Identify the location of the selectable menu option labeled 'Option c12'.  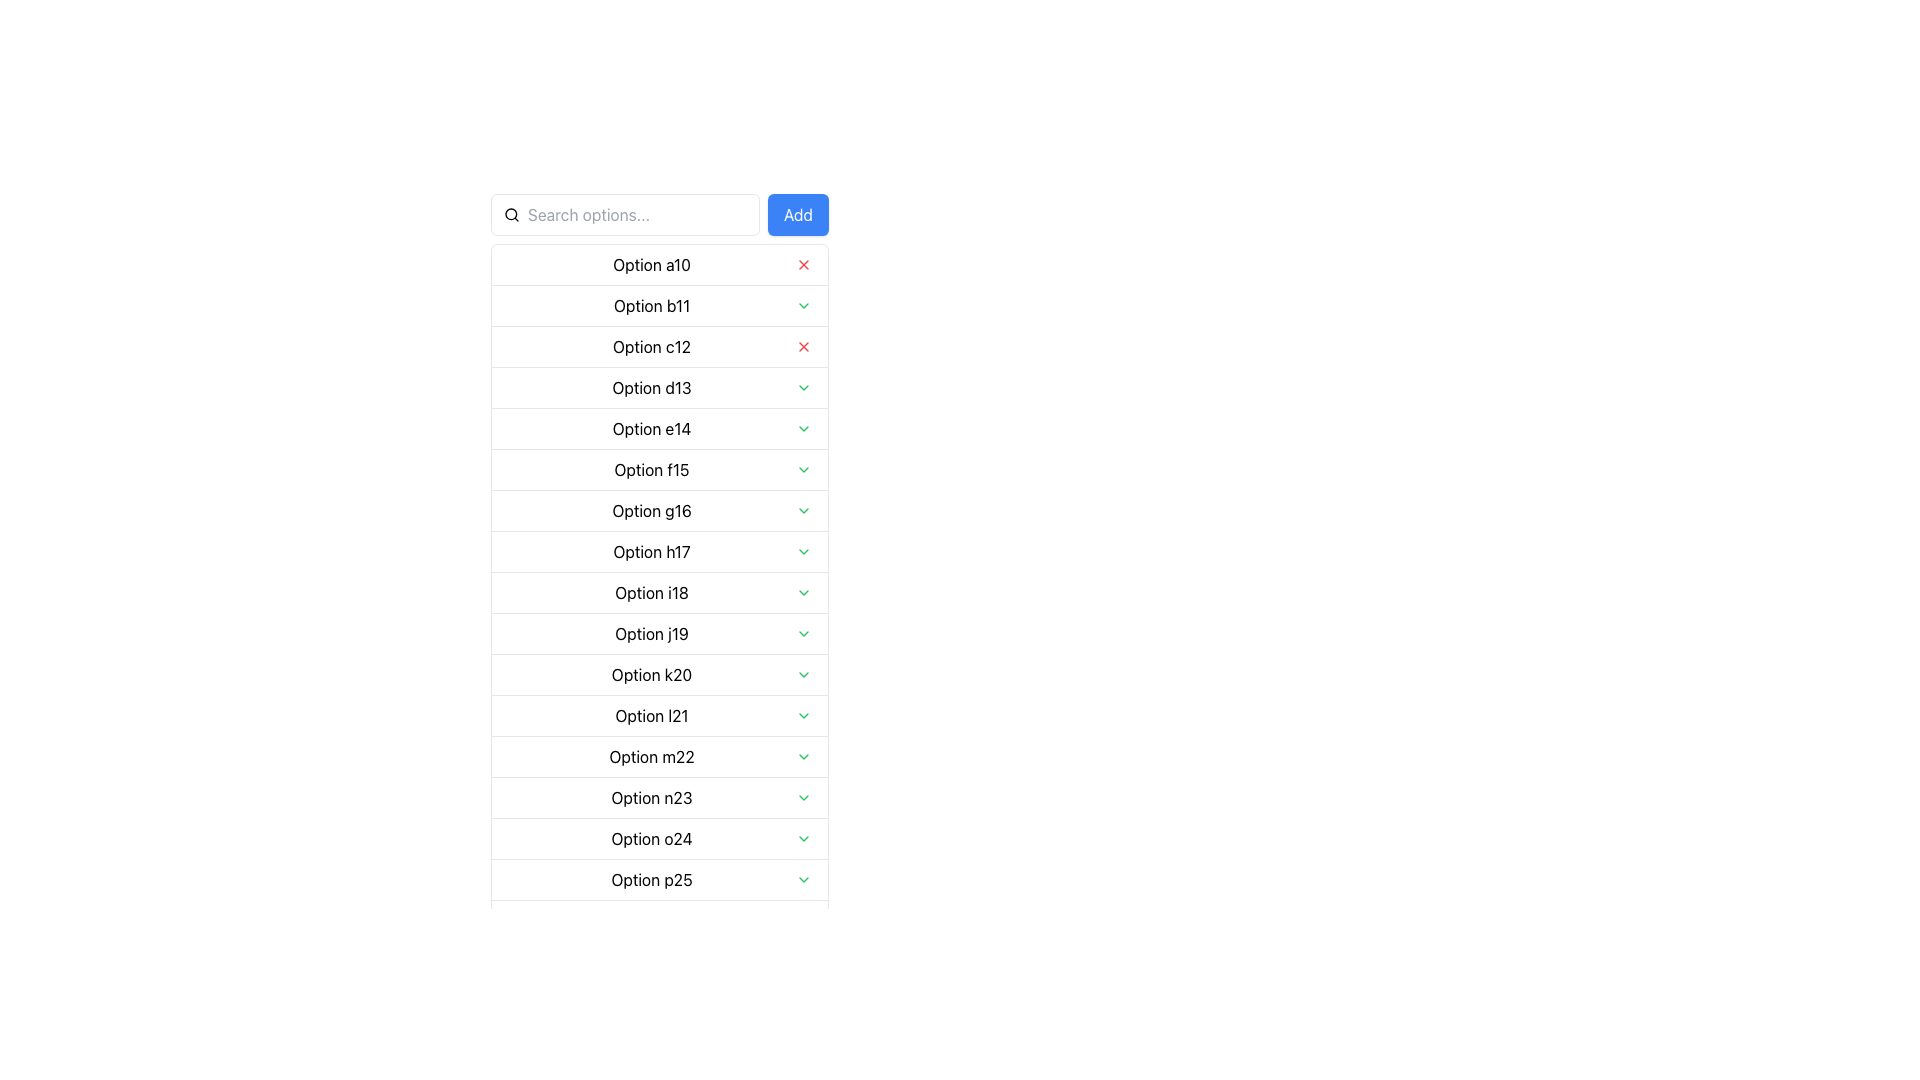
(660, 345).